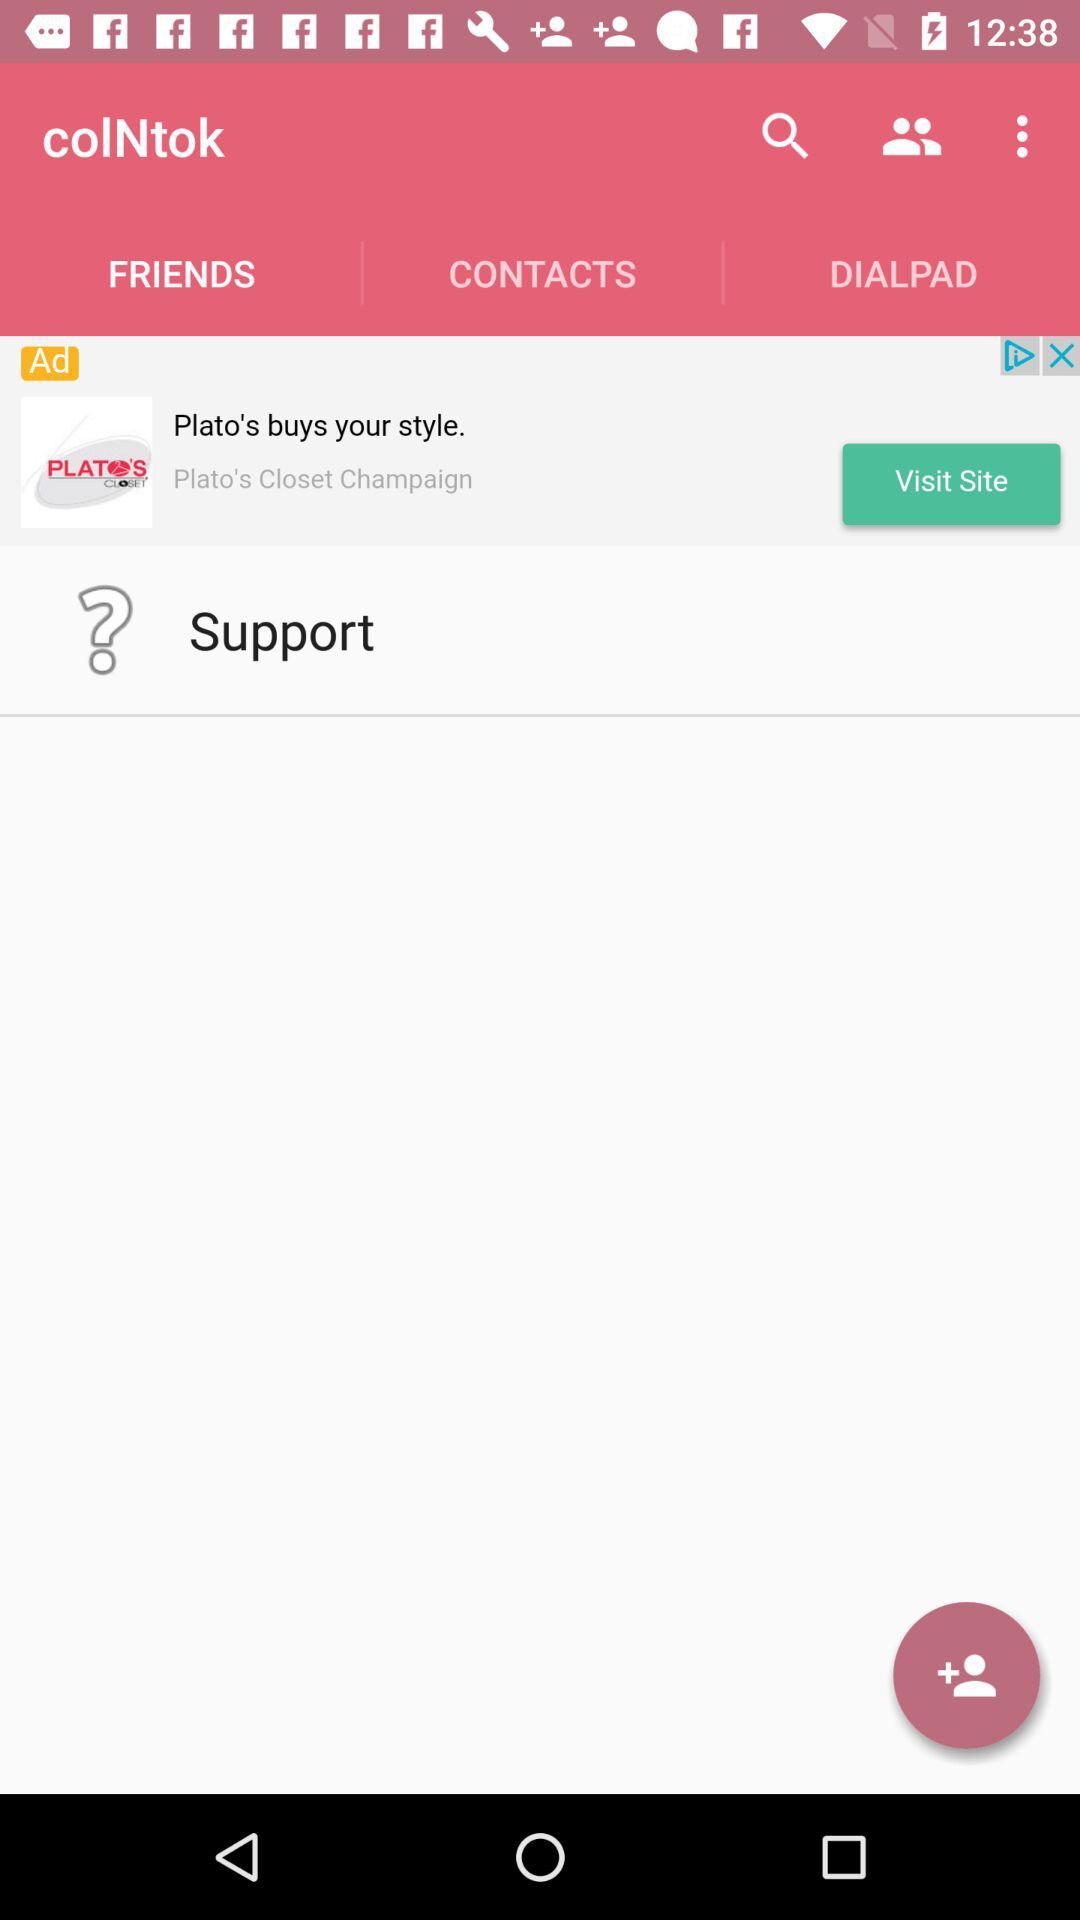  What do you see at coordinates (965, 1675) in the screenshot?
I see `the follow icon` at bounding box center [965, 1675].